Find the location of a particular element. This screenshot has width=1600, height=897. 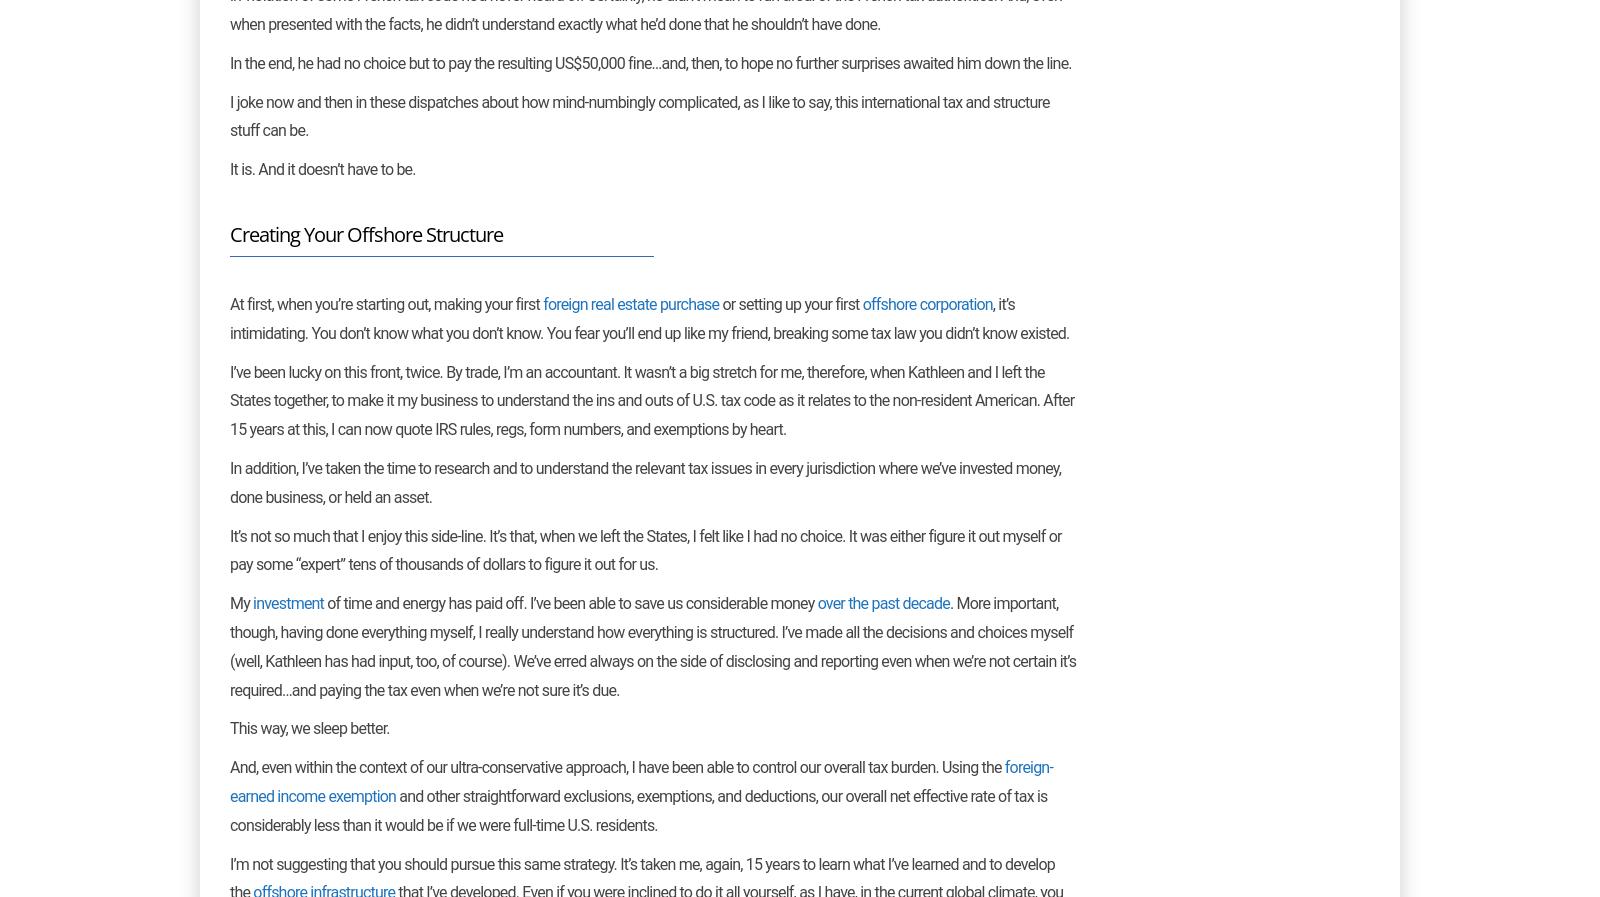

'And, even within the context of our ultra-conservative approach, I have been able to control our overall tax burden. Using the' is located at coordinates (229, 767).